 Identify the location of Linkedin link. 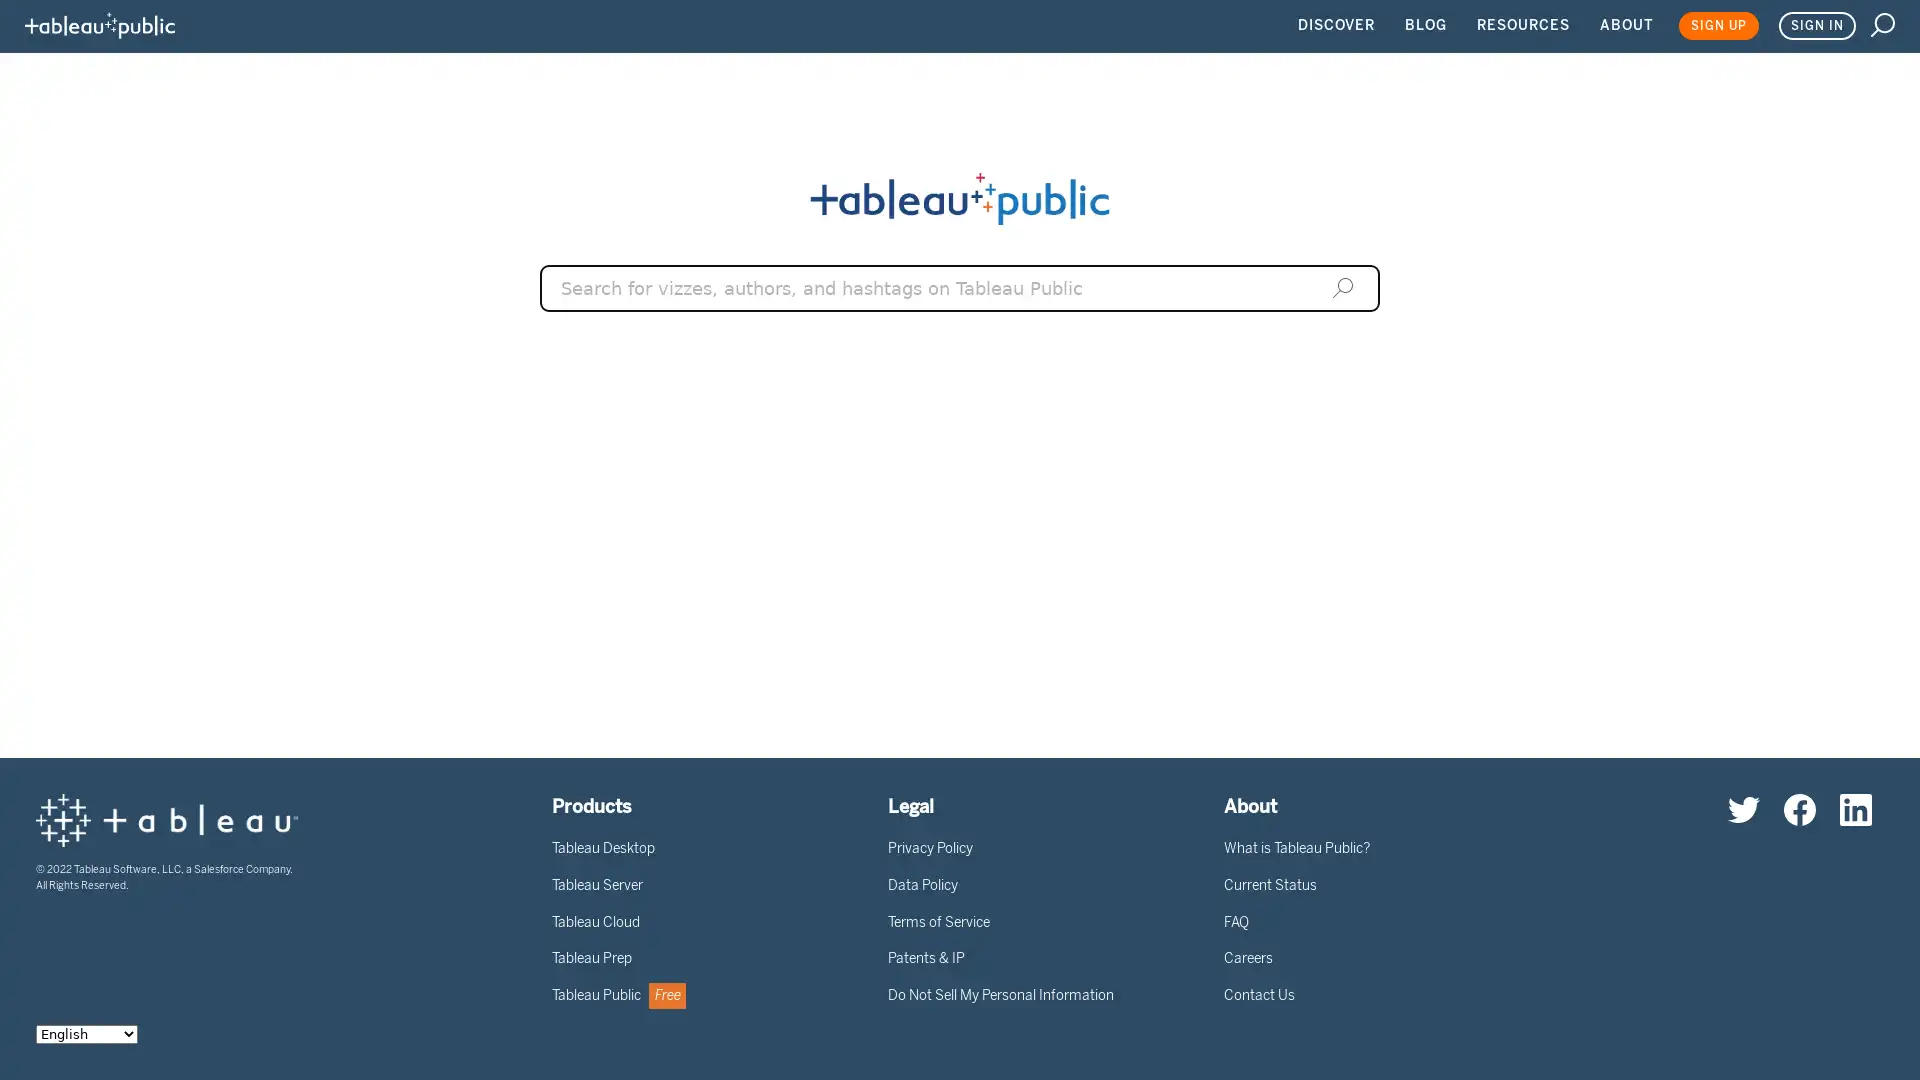
(1855, 808).